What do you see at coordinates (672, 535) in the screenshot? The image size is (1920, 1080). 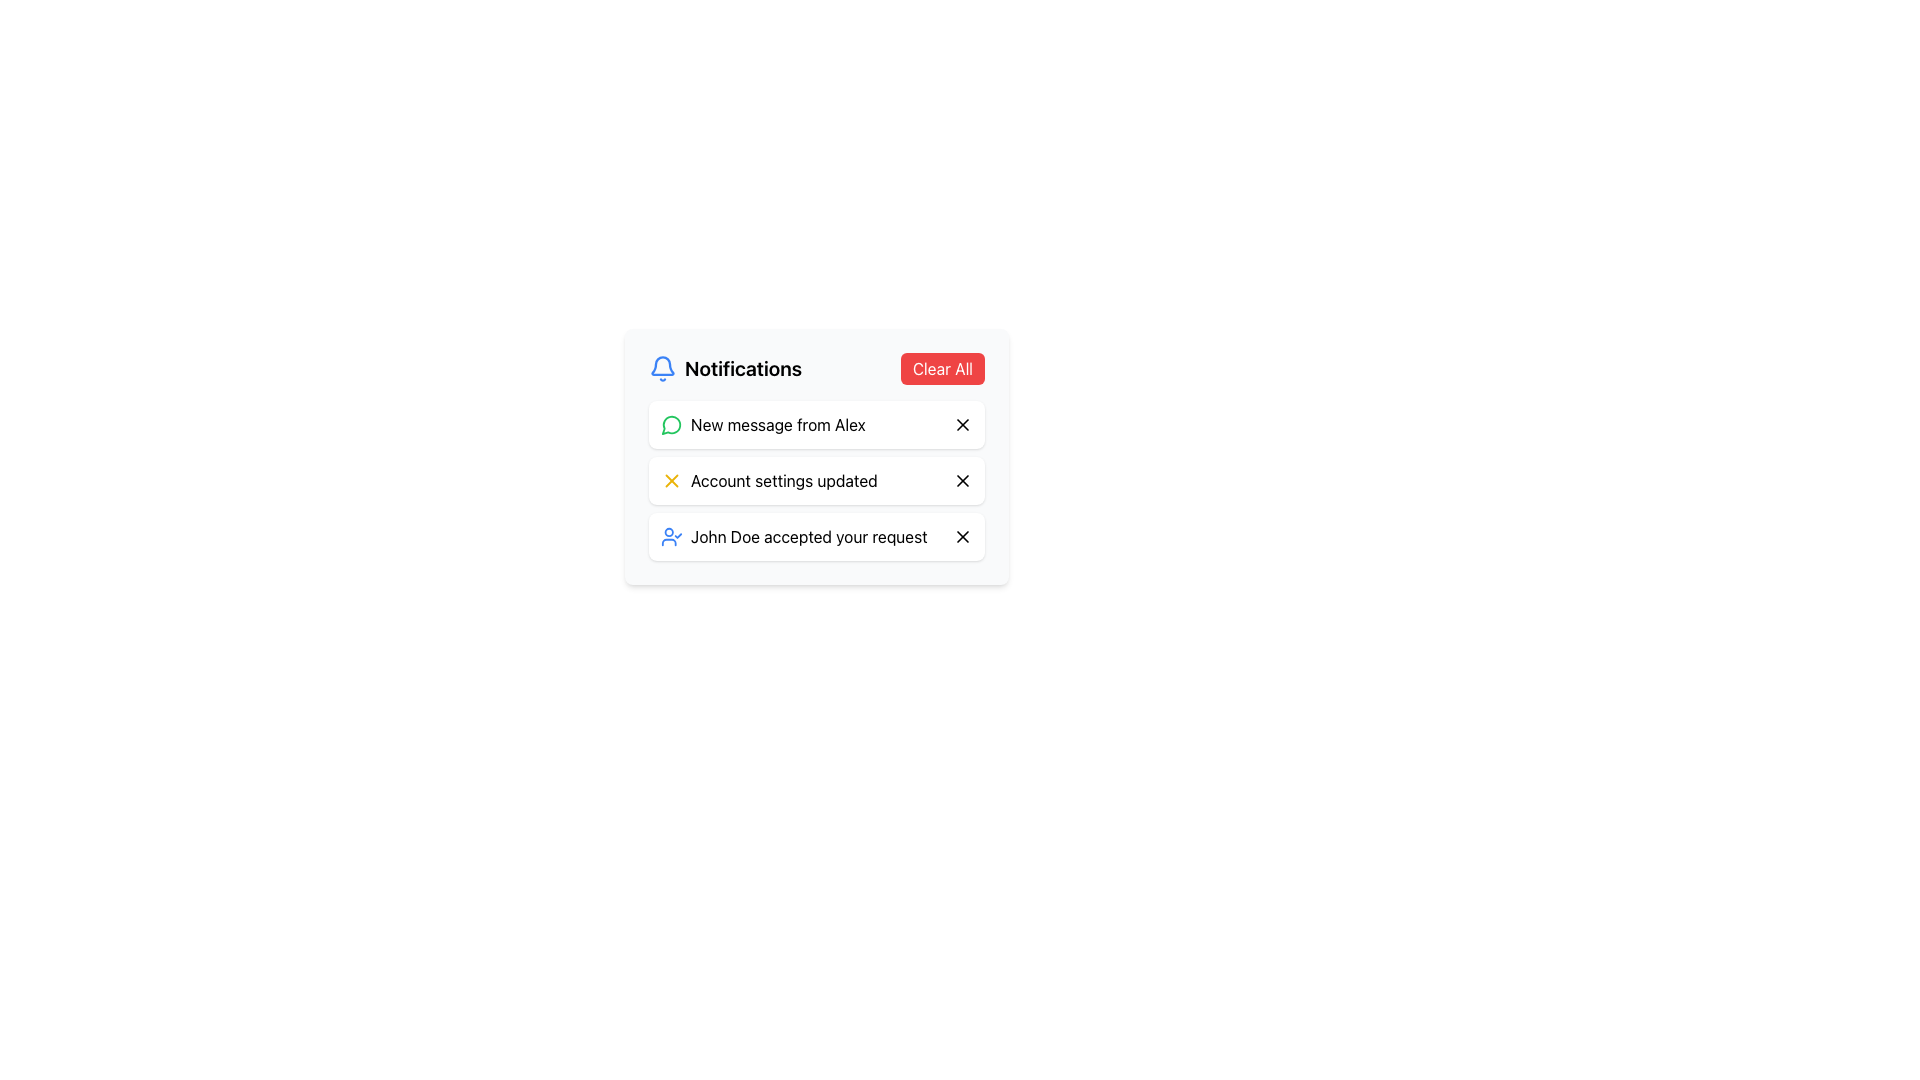 I see `the blue user avatar icon with a check mark that is the first visual element of the notification stating 'John Doe accepted your request'` at bounding box center [672, 535].